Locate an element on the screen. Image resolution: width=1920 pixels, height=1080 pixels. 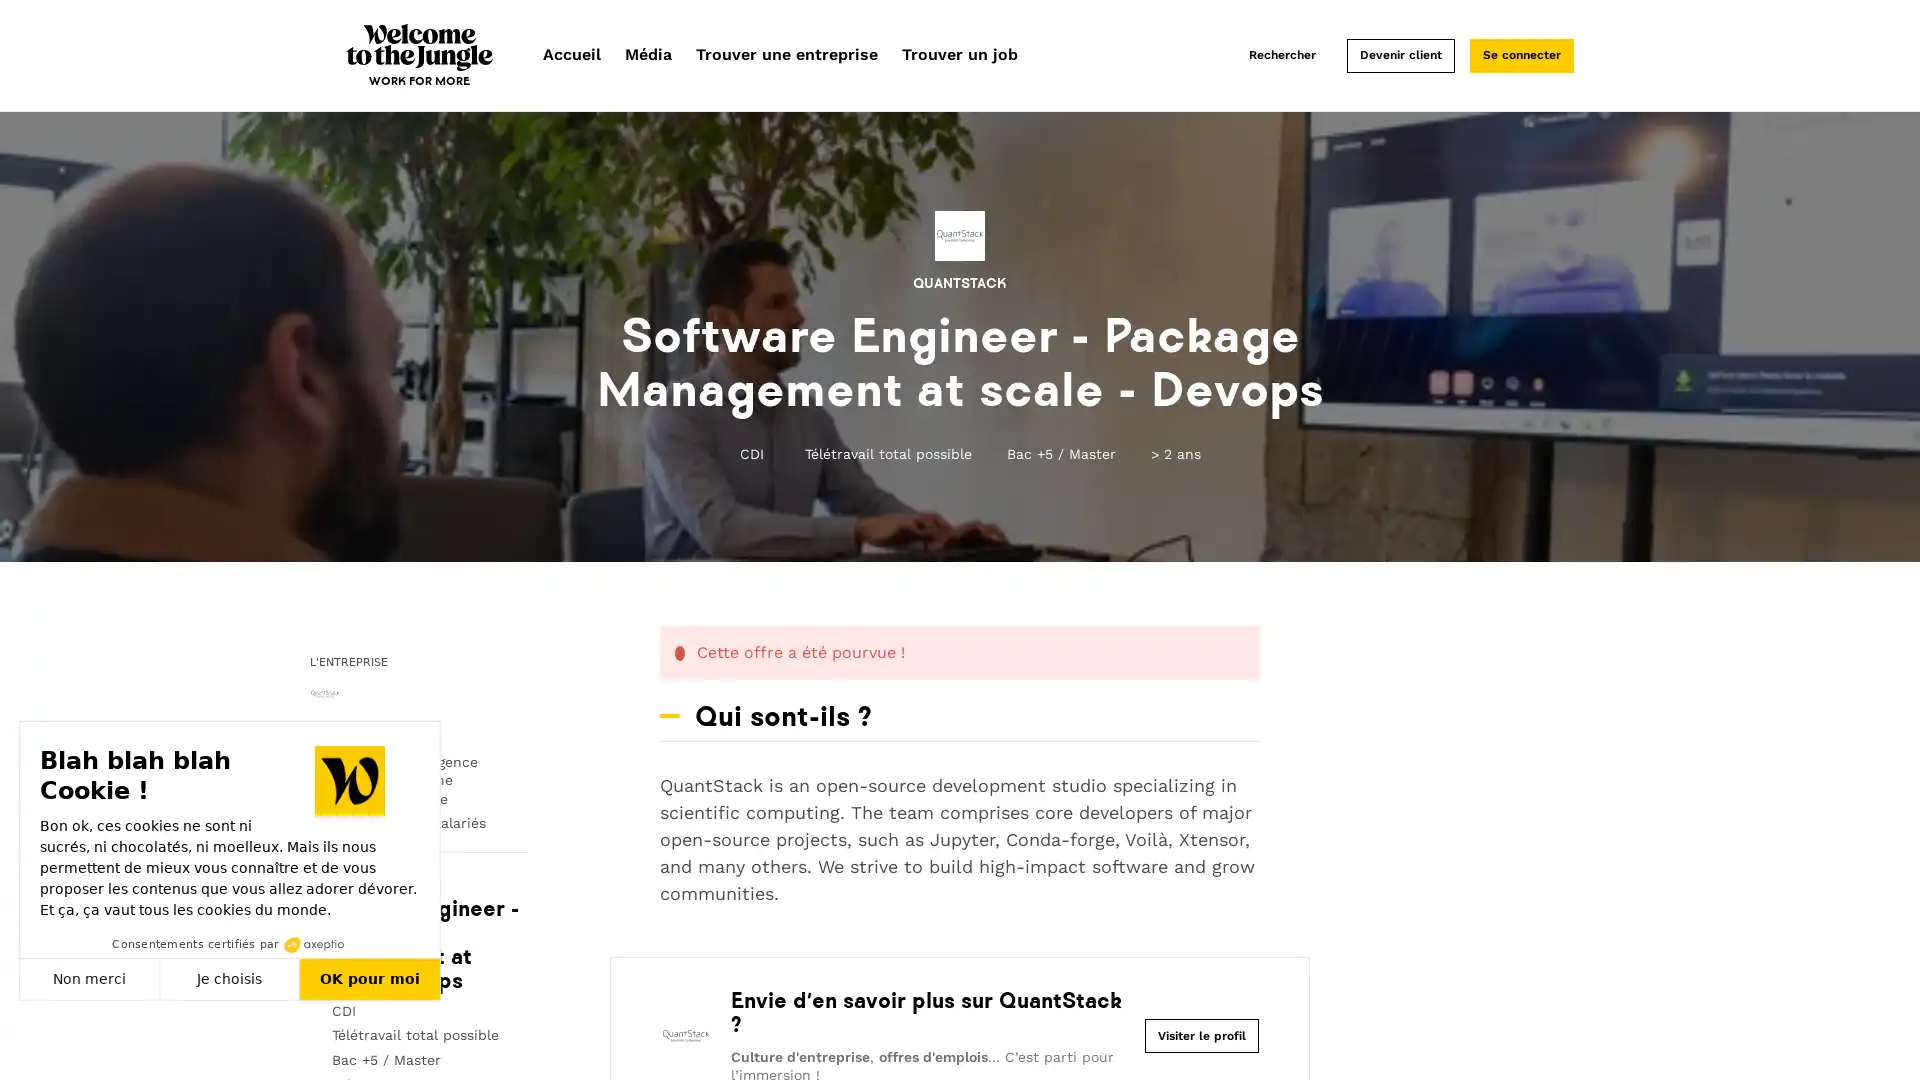
OK pour moi is located at coordinates (369, 978).